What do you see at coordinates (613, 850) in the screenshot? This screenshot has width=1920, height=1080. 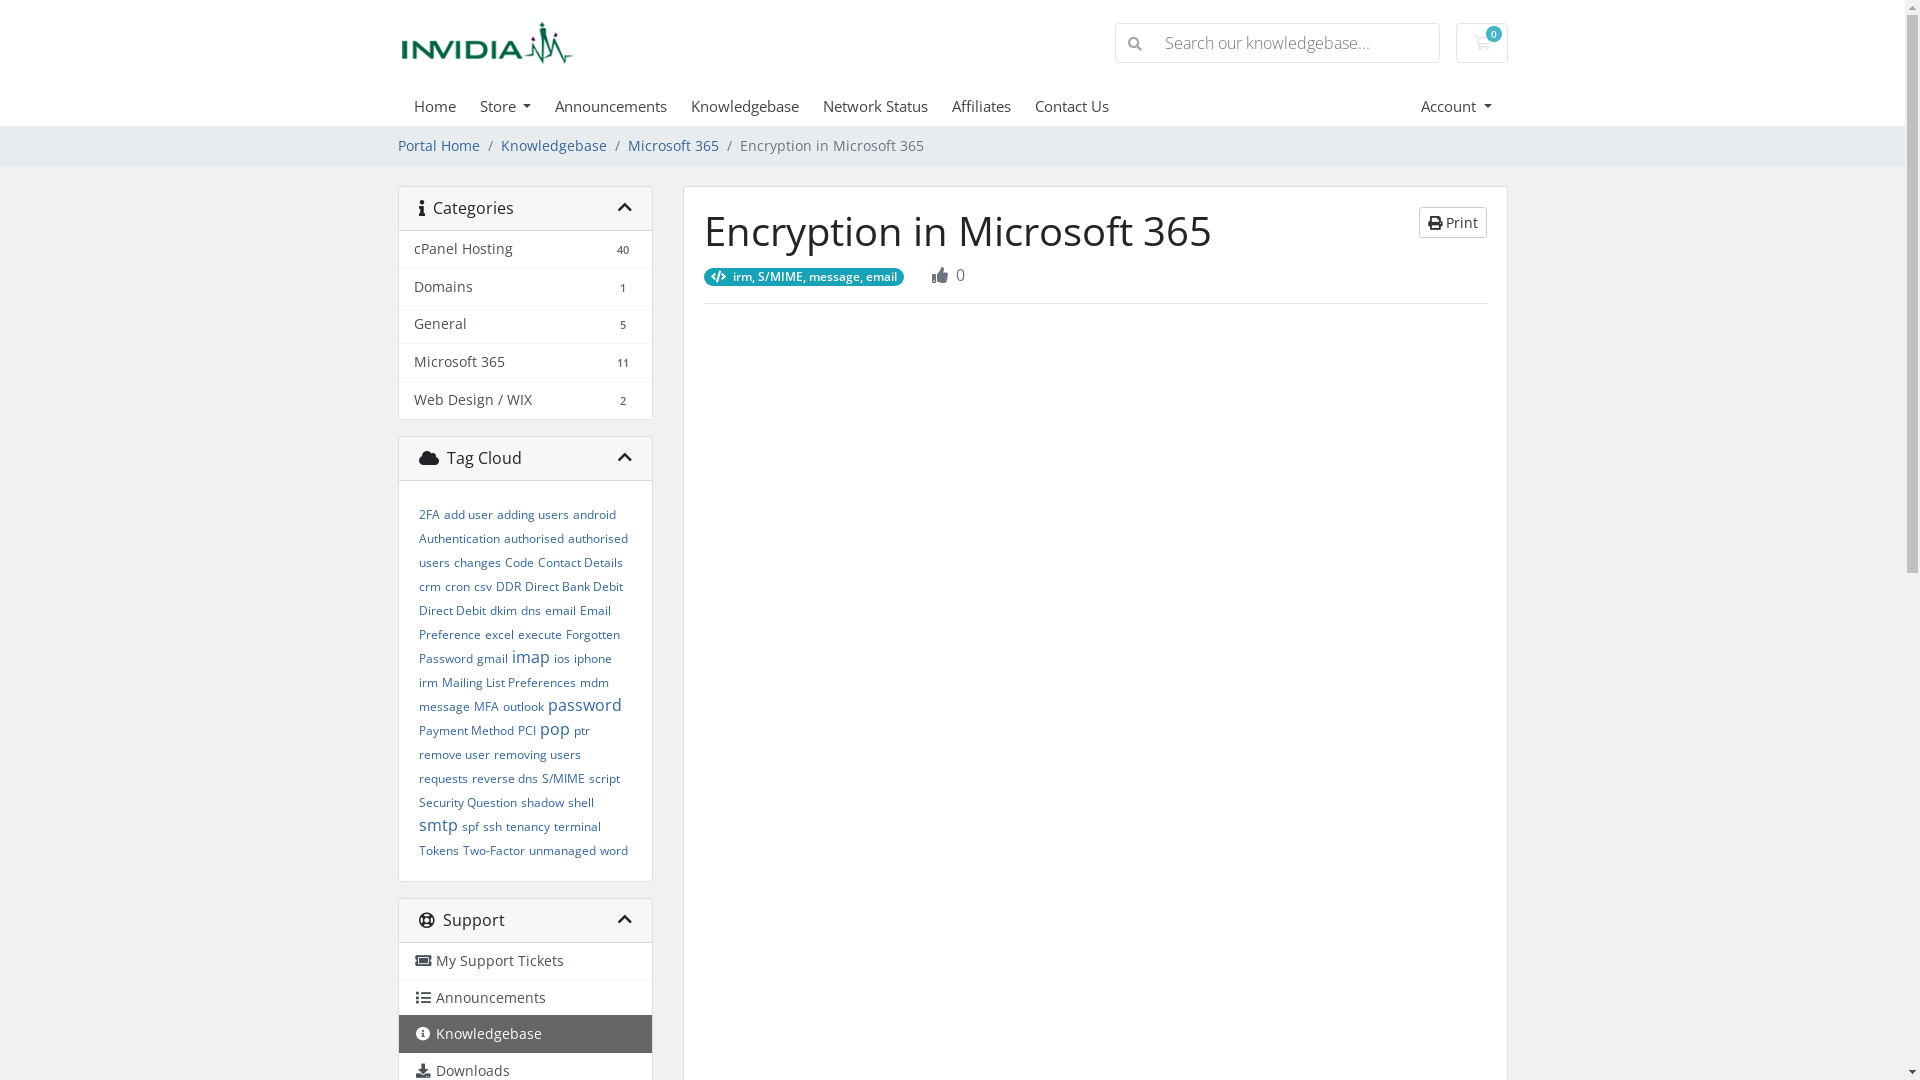 I see `'word'` at bounding box center [613, 850].